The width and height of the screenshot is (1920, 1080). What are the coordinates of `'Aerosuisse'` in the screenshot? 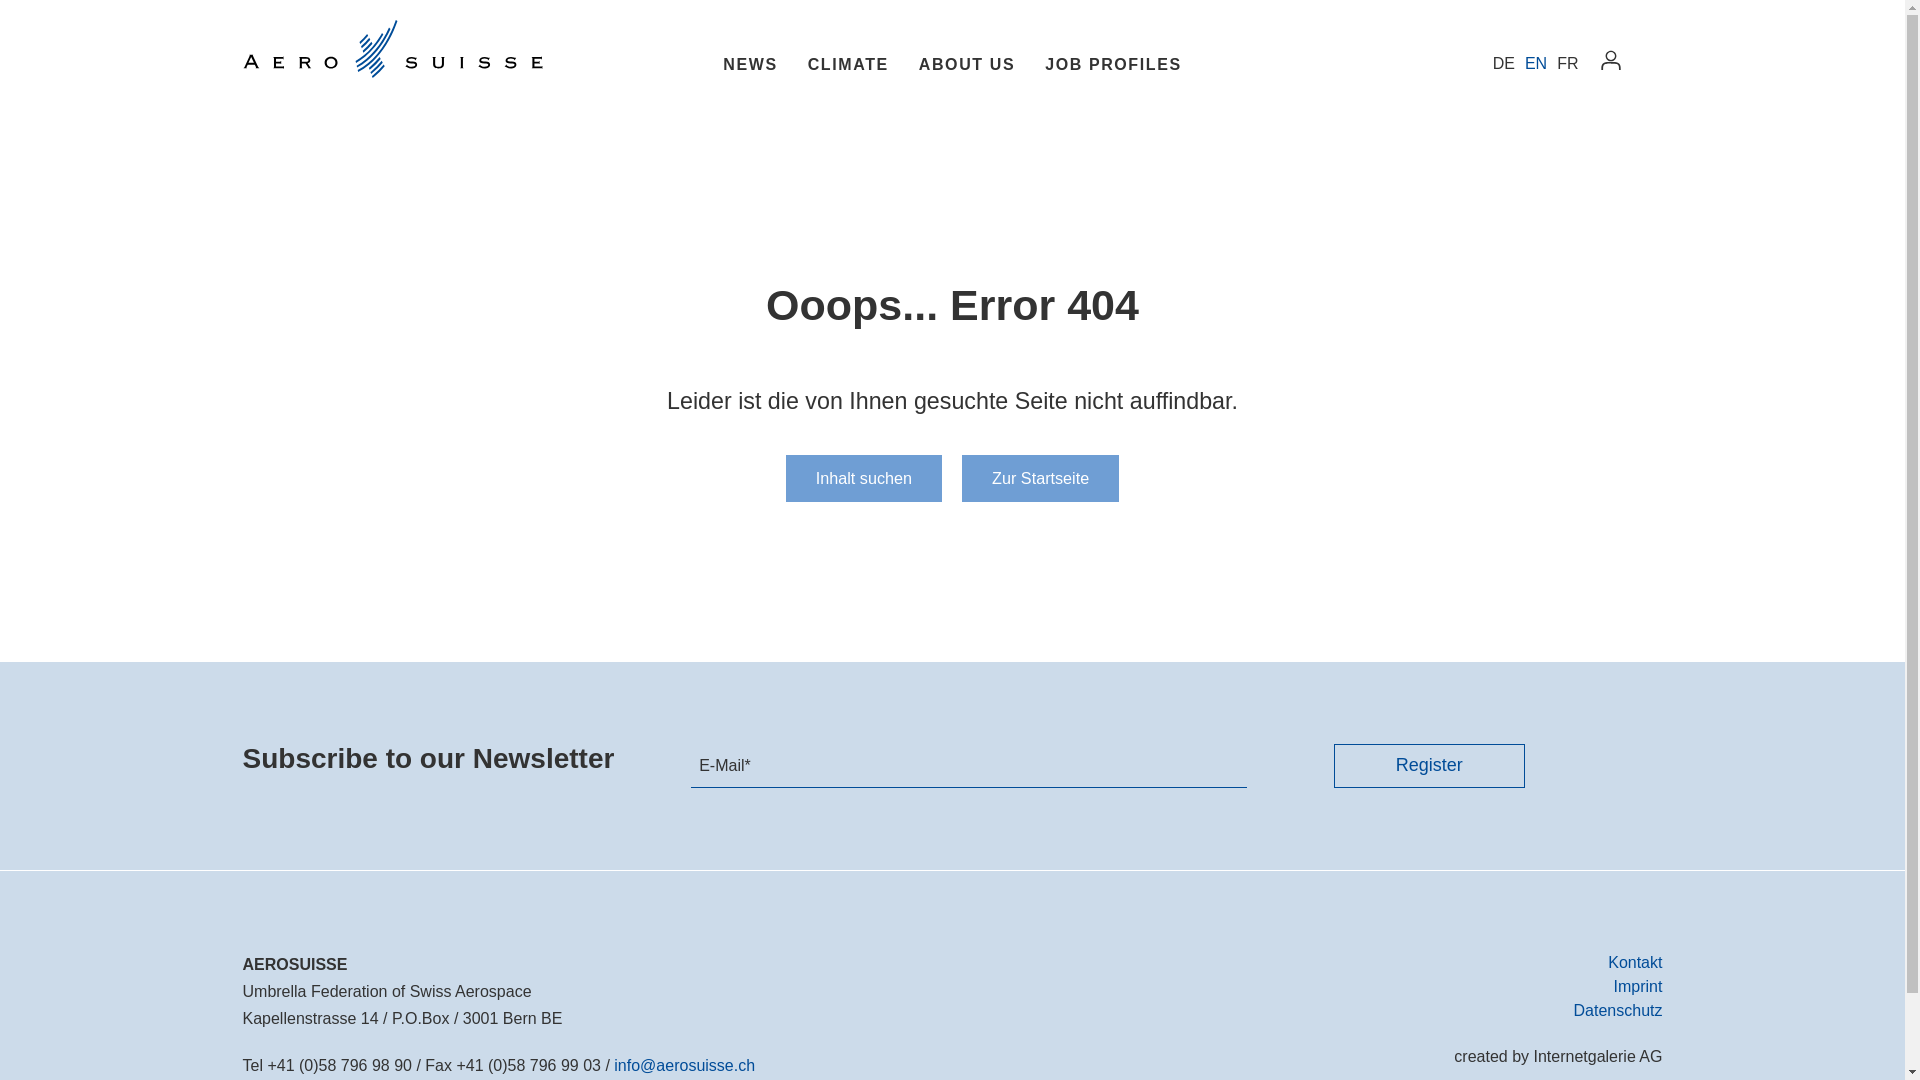 It's located at (392, 48).